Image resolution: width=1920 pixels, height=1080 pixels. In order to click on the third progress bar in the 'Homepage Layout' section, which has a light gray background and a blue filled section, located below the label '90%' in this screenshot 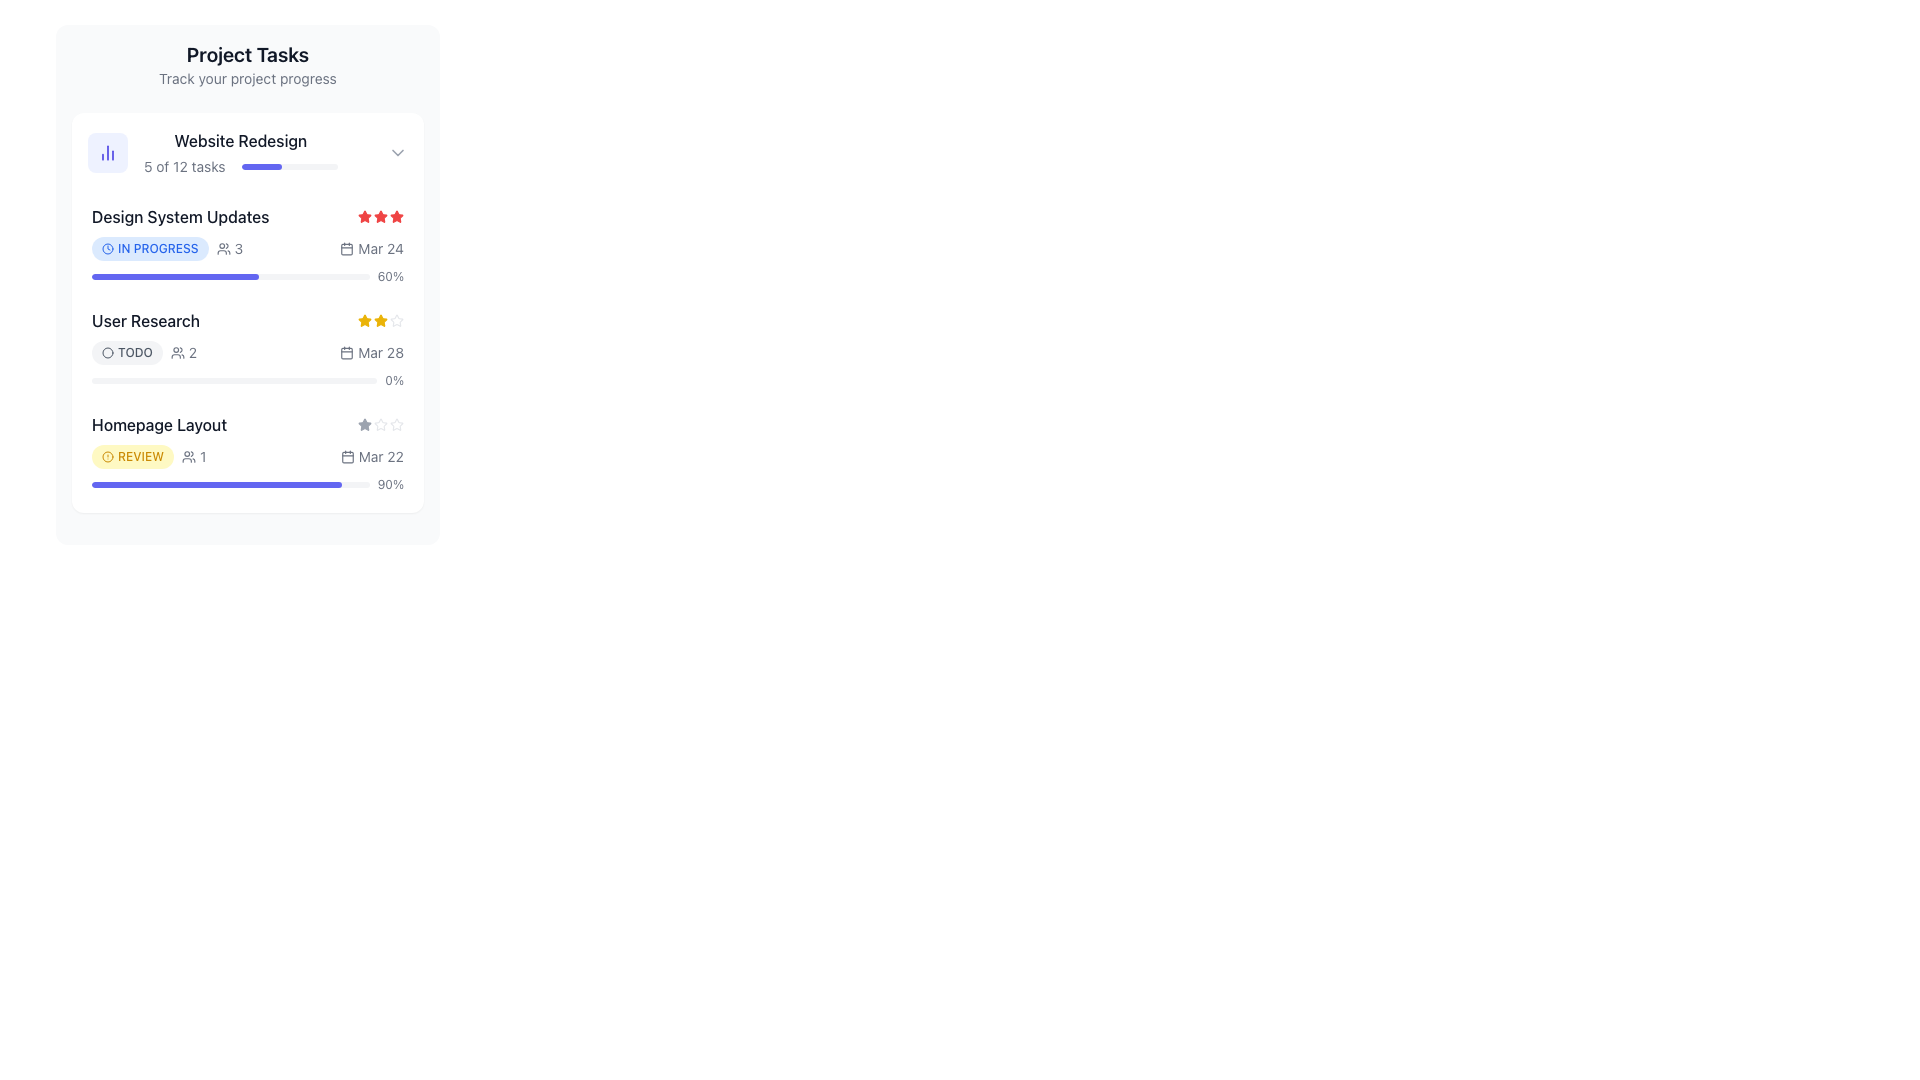, I will do `click(230, 485)`.